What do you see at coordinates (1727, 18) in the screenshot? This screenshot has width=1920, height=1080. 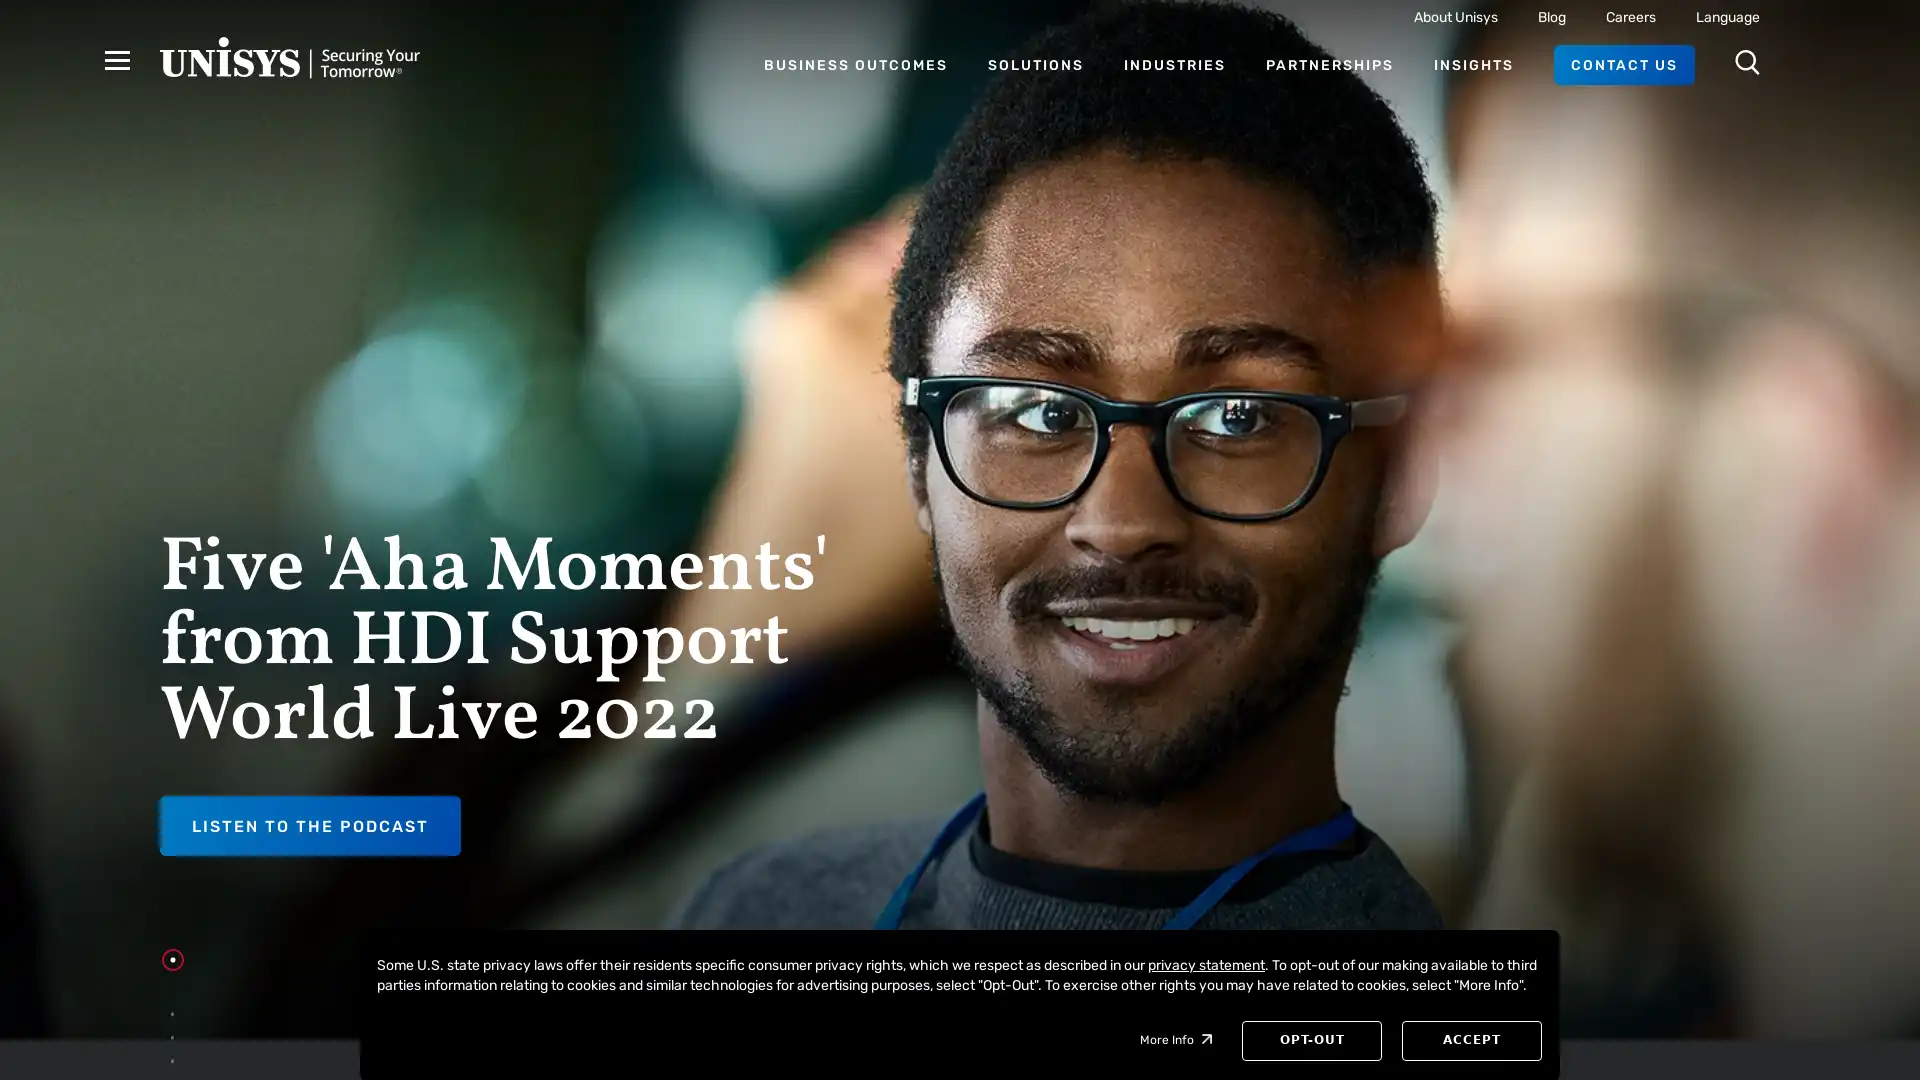 I see `Language` at bounding box center [1727, 18].